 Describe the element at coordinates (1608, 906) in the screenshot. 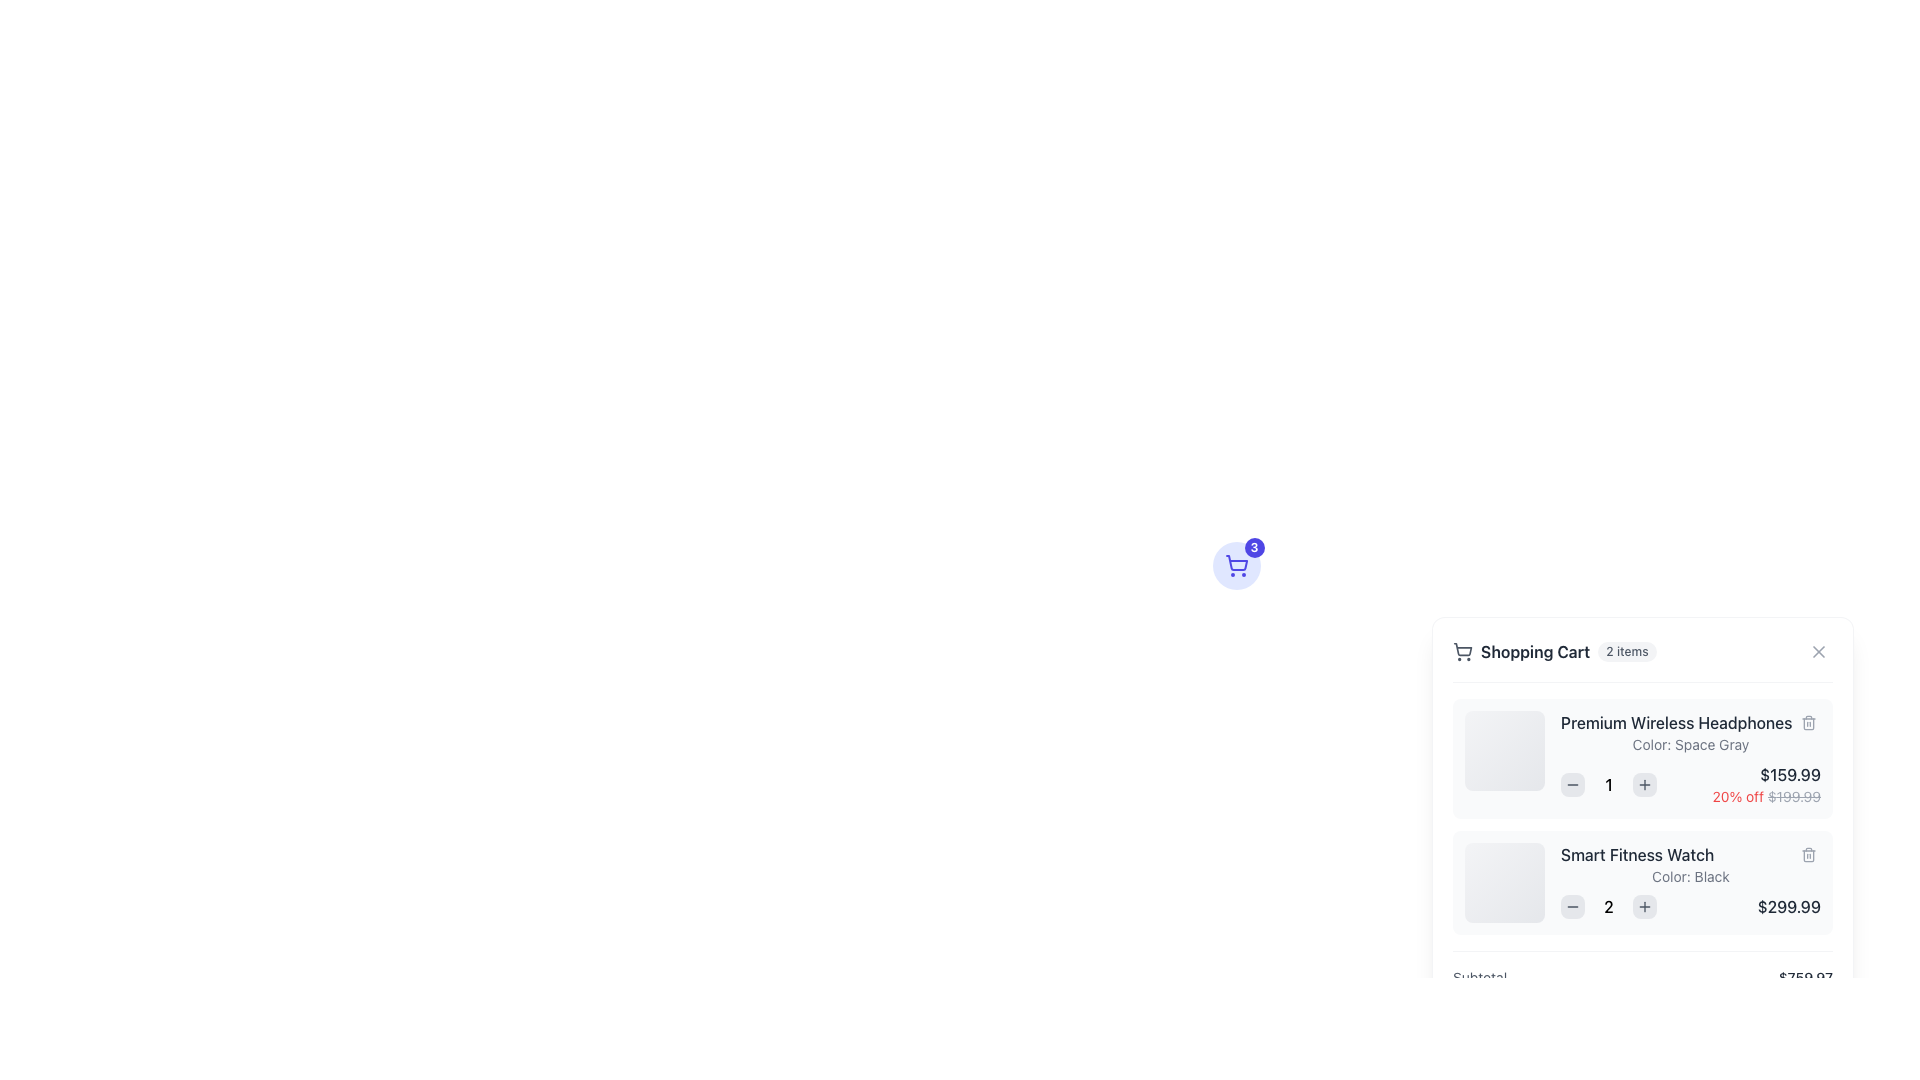

I see `the Text Display element that shows the number '2' in bold, which is located between the decrement button with a minus sign and the increment button with a plus sign for the 'Smart Fitness Watch'` at that location.